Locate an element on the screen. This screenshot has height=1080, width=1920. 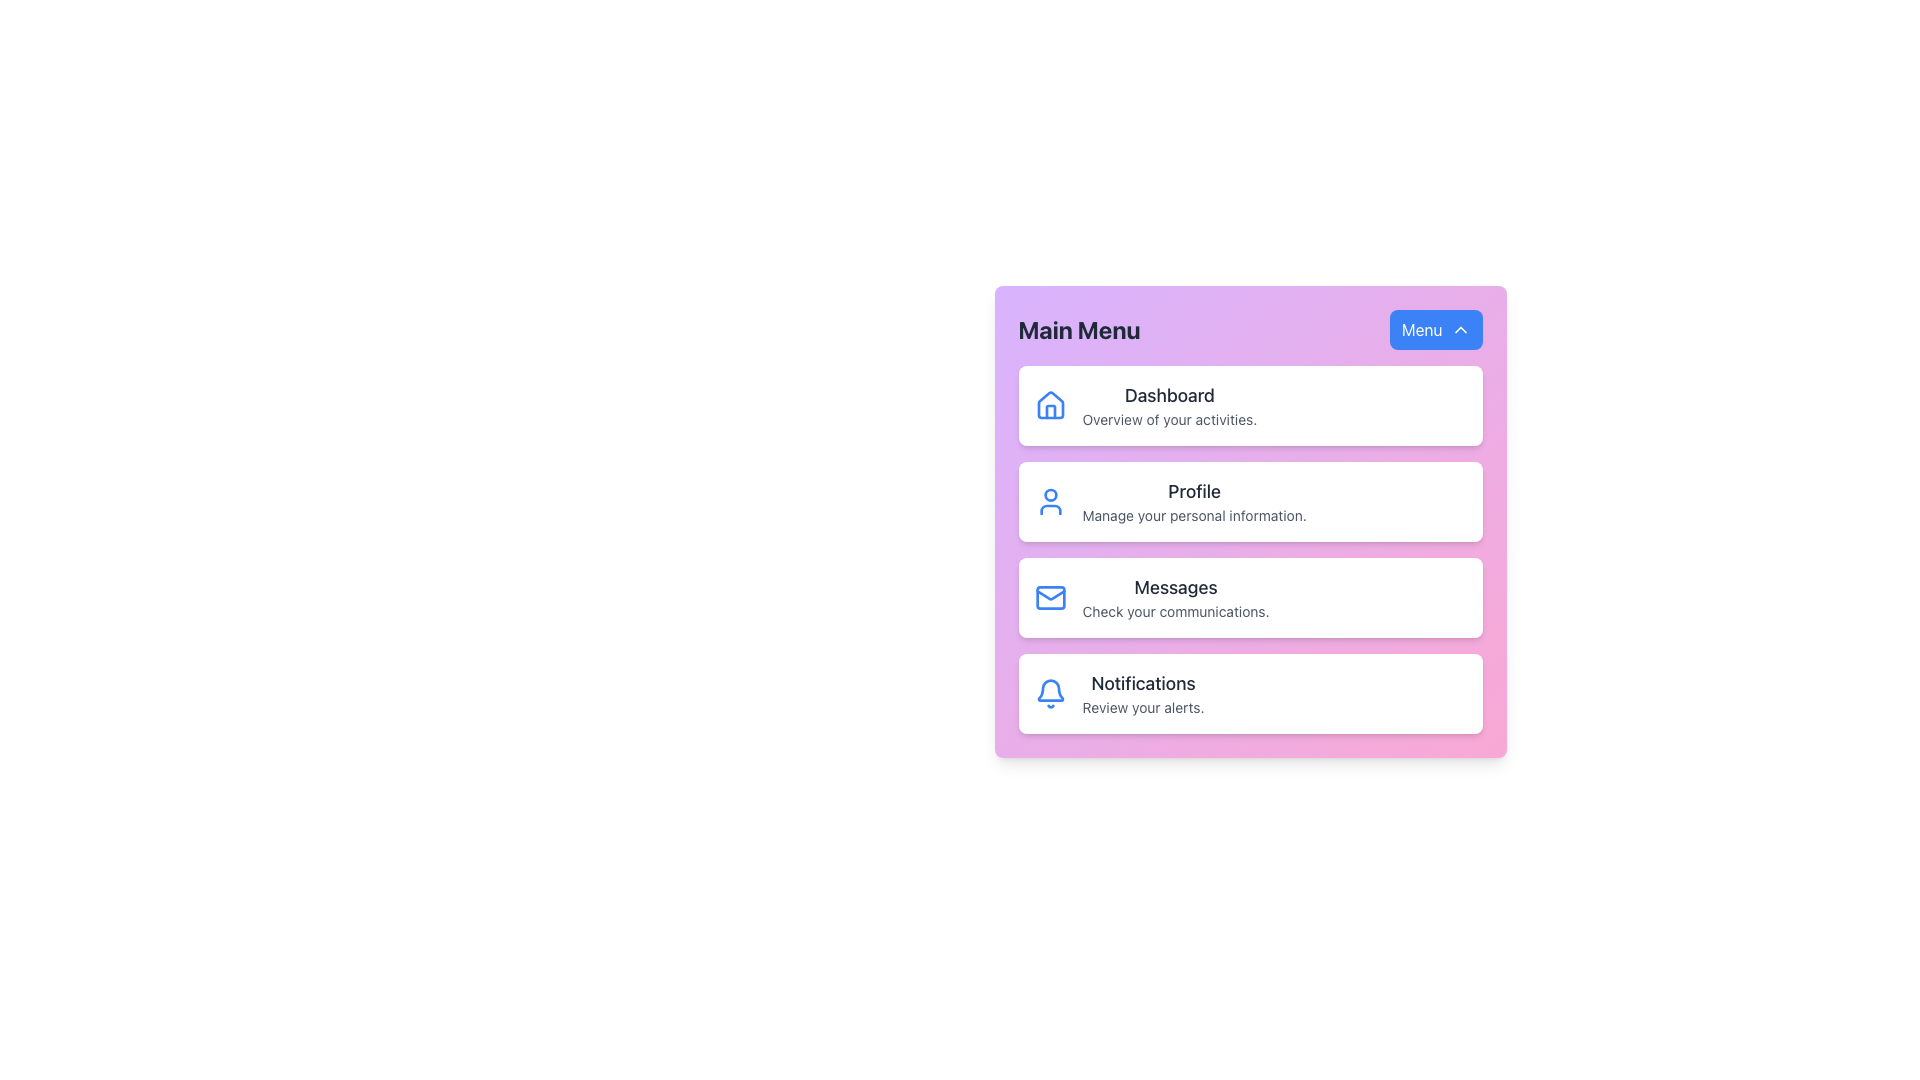
the Card-like Button with a white background, blue mail icon, bold title 'Messages', and subtitle 'Check your communications.' located in the vertical menu list as the third item is located at coordinates (1249, 596).